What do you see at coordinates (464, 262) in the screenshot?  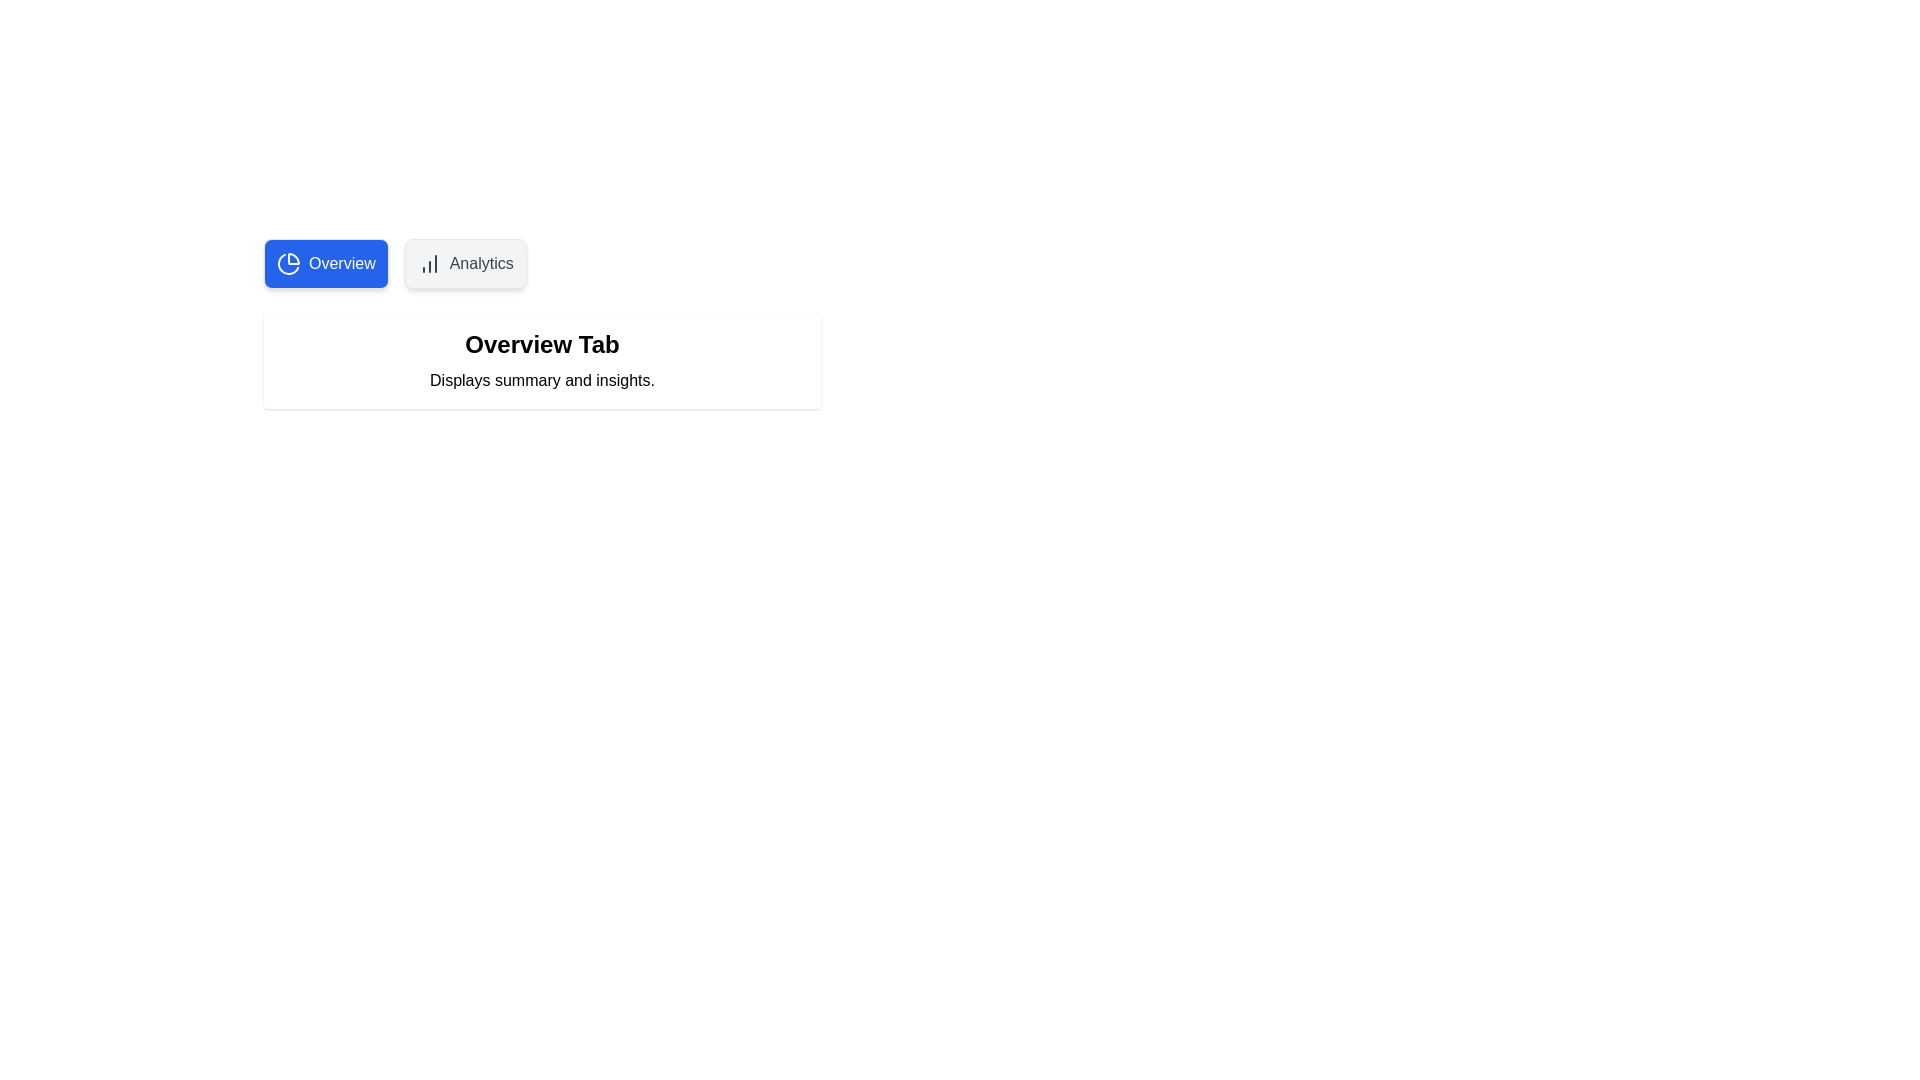 I see `the Analytics tab by clicking on it` at bounding box center [464, 262].